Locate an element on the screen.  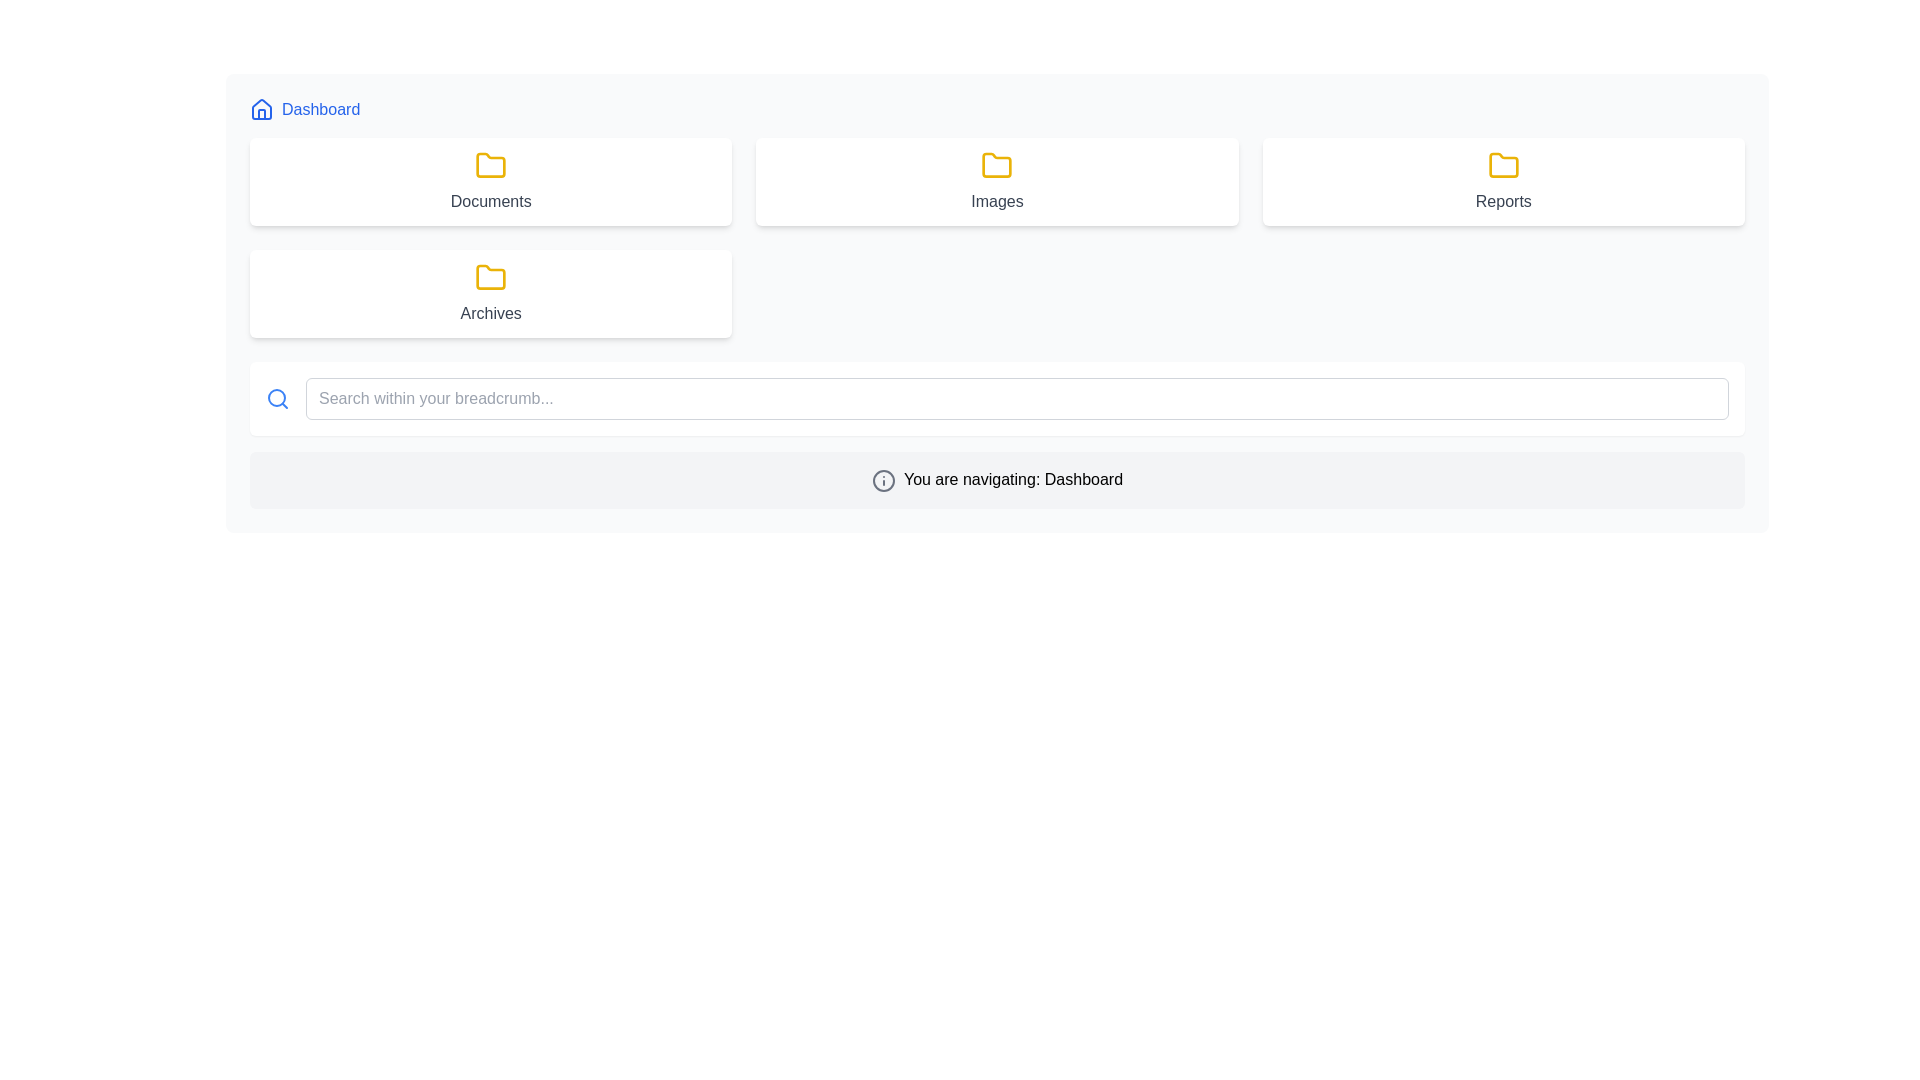
the blue magnifying glass search icon located on the leftmost side of the search bar is located at coordinates (277, 398).